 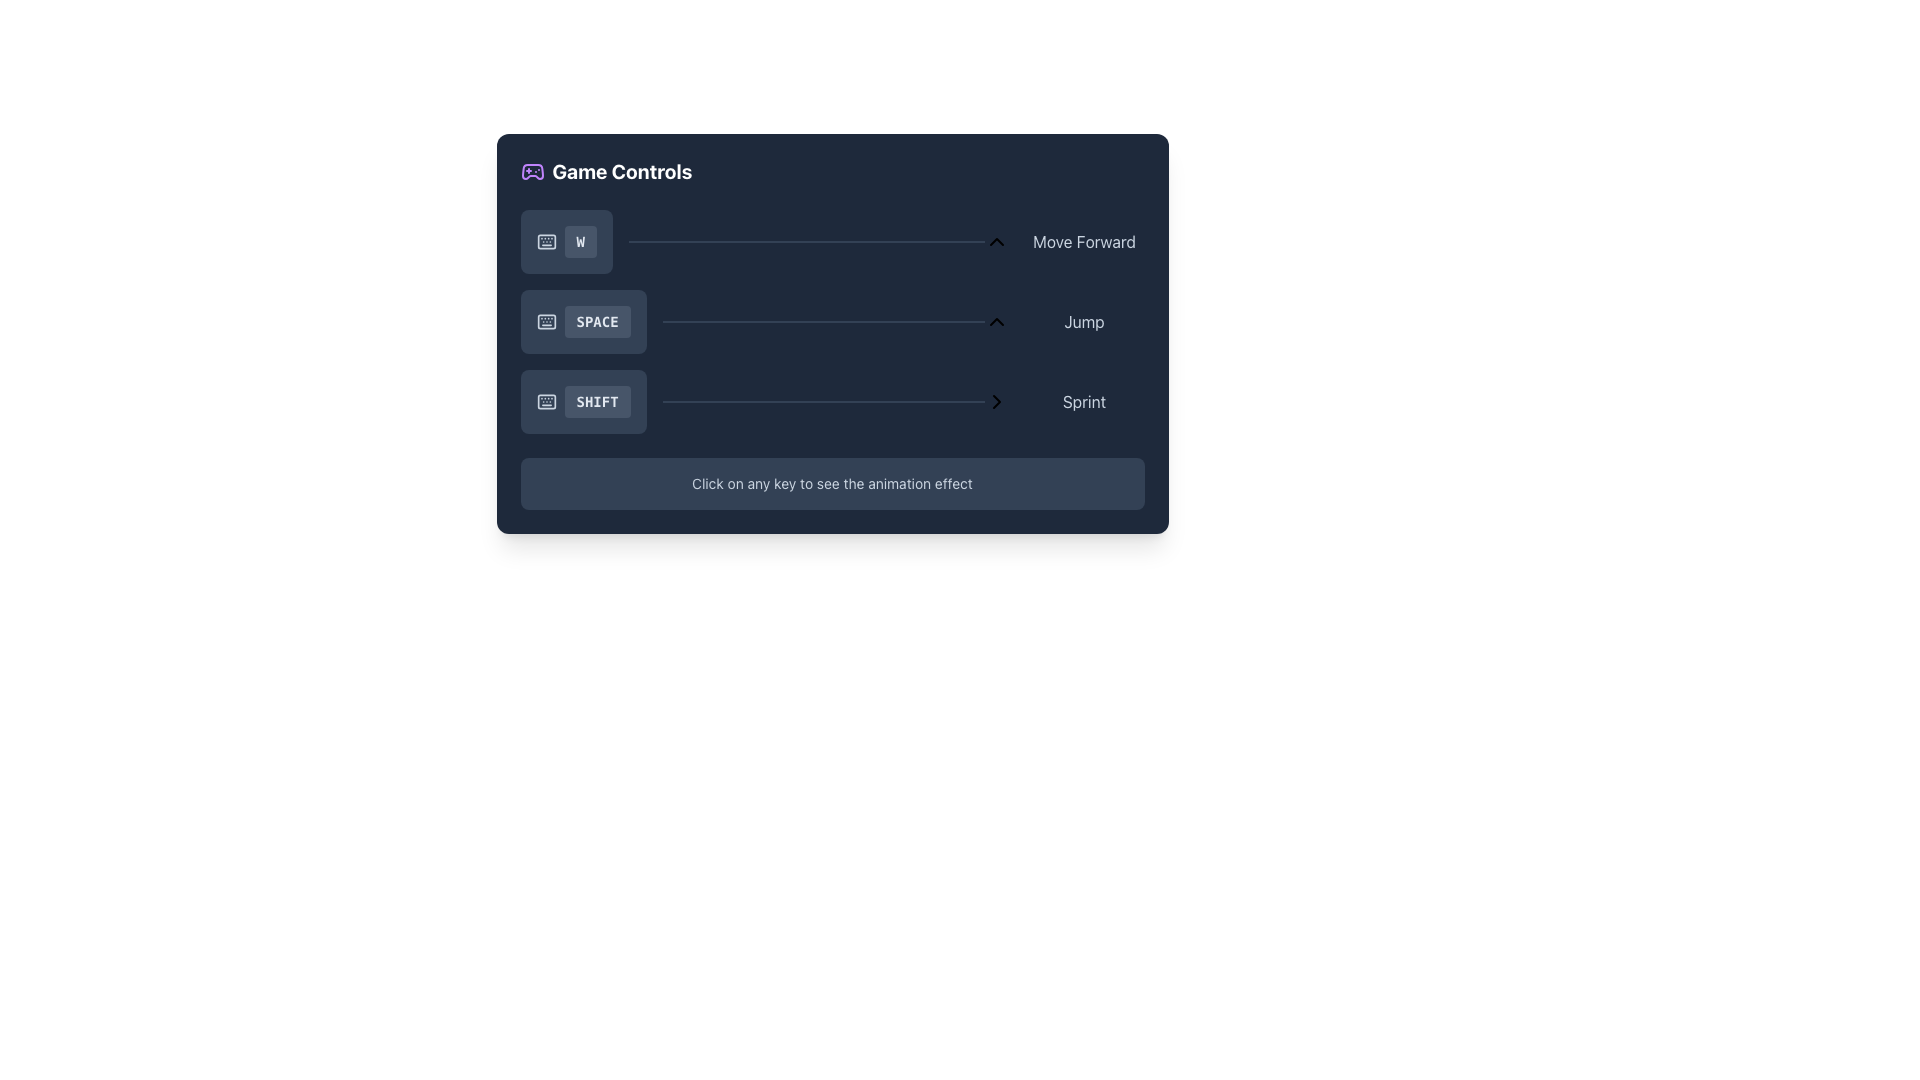 What do you see at coordinates (546, 401) in the screenshot?
I see `the design of the main body of the keyboard represented by the SVG graphic component within the keyboard icon, centrally aligned in the dialog box` at bounding box center [546, 401].